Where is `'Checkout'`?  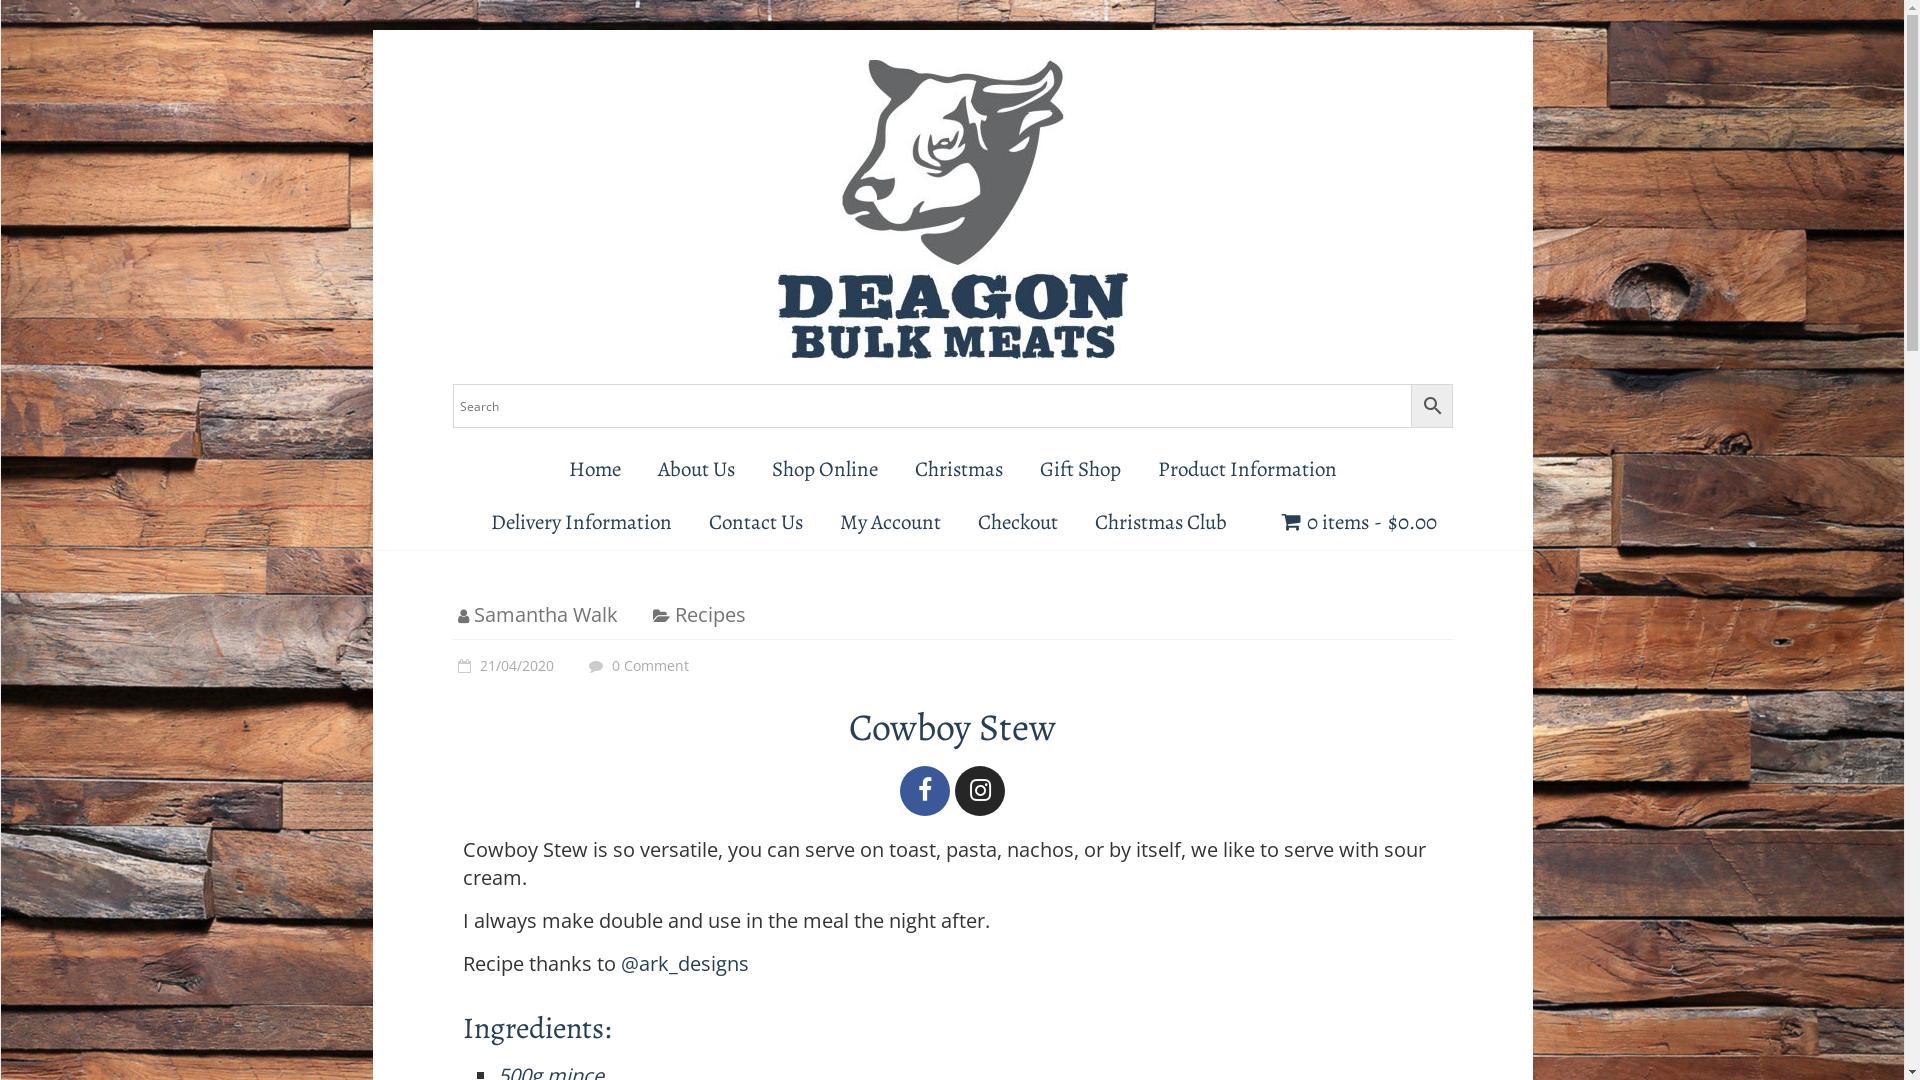
'Checkout' is located at coordinates (1017, 521).